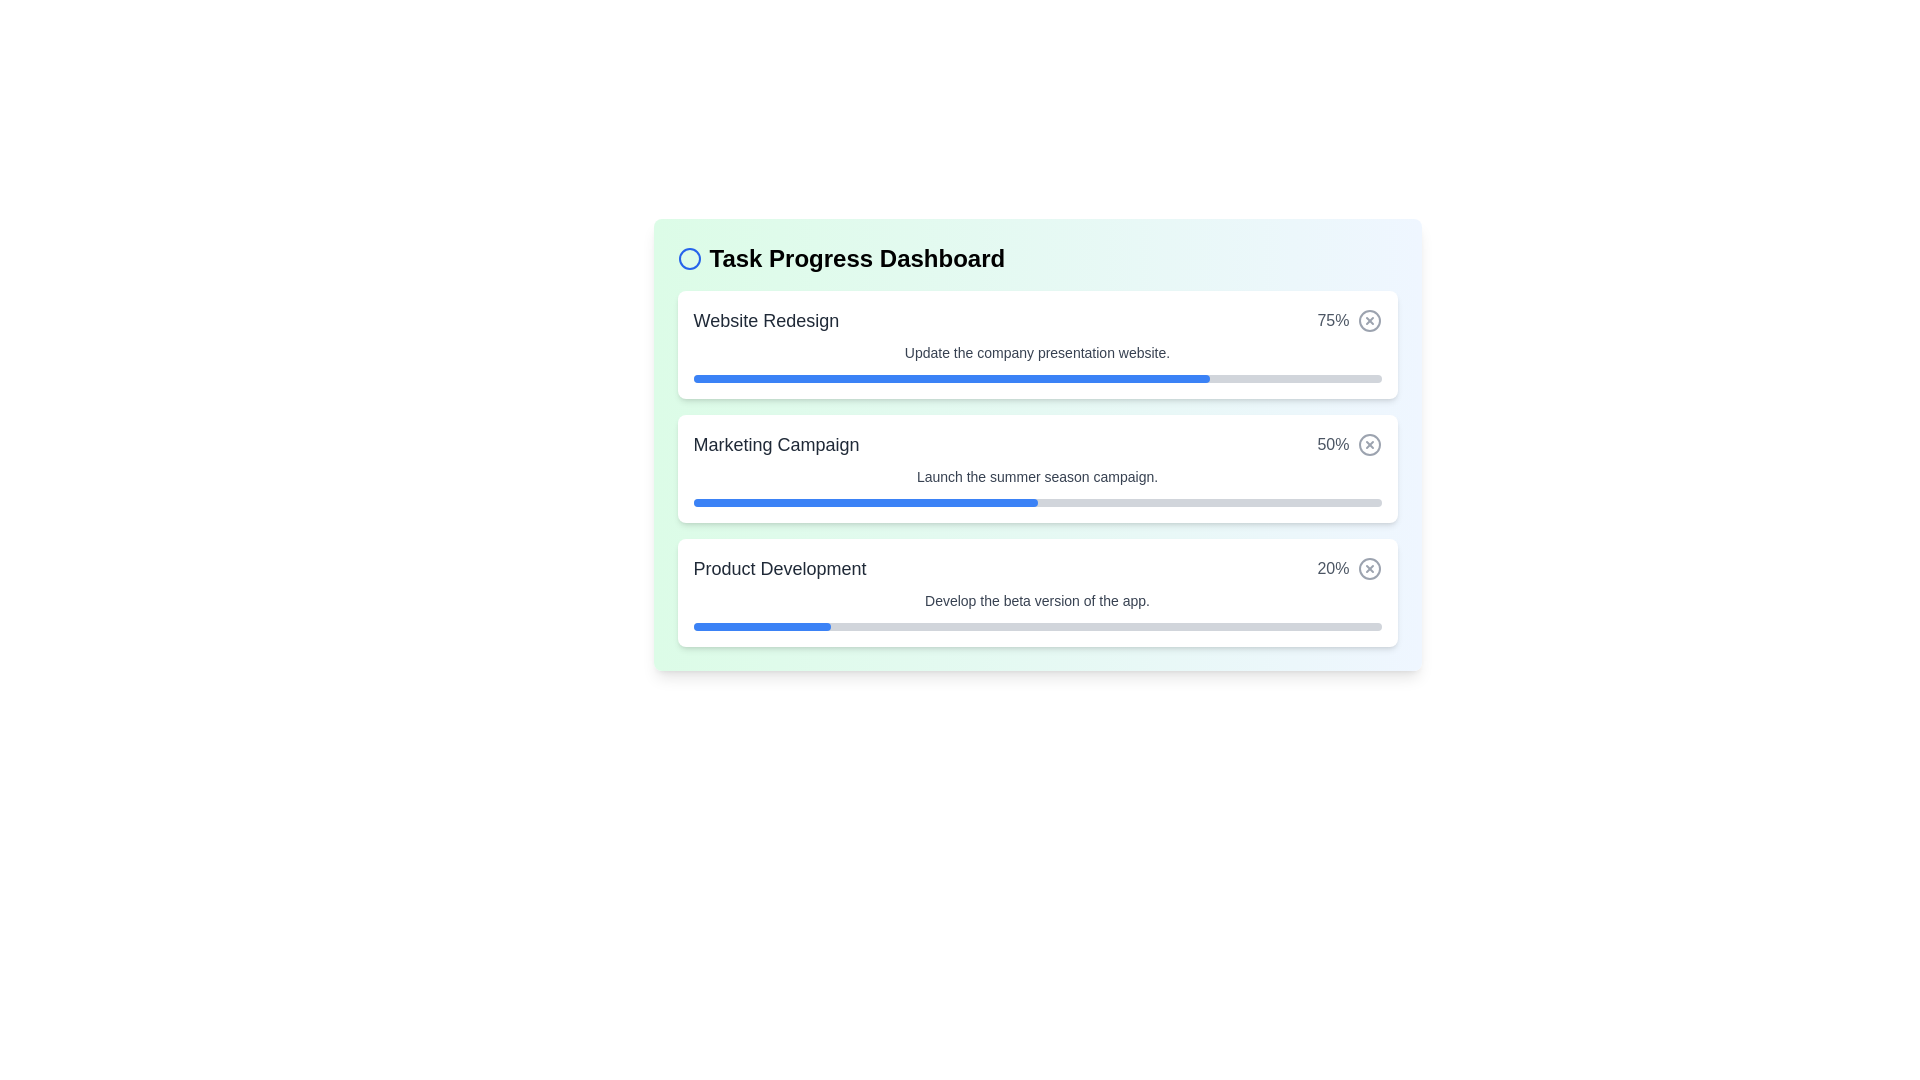 The width and height of the screenshot is (1920, 1080). What do you see at coordinates (775, 443) in the screenshot?
I see `the static text label for the task 'Marketing Campaign' located on the left side of the 'Task Progress Dashboard' interface` at bounding box center [775, 443].